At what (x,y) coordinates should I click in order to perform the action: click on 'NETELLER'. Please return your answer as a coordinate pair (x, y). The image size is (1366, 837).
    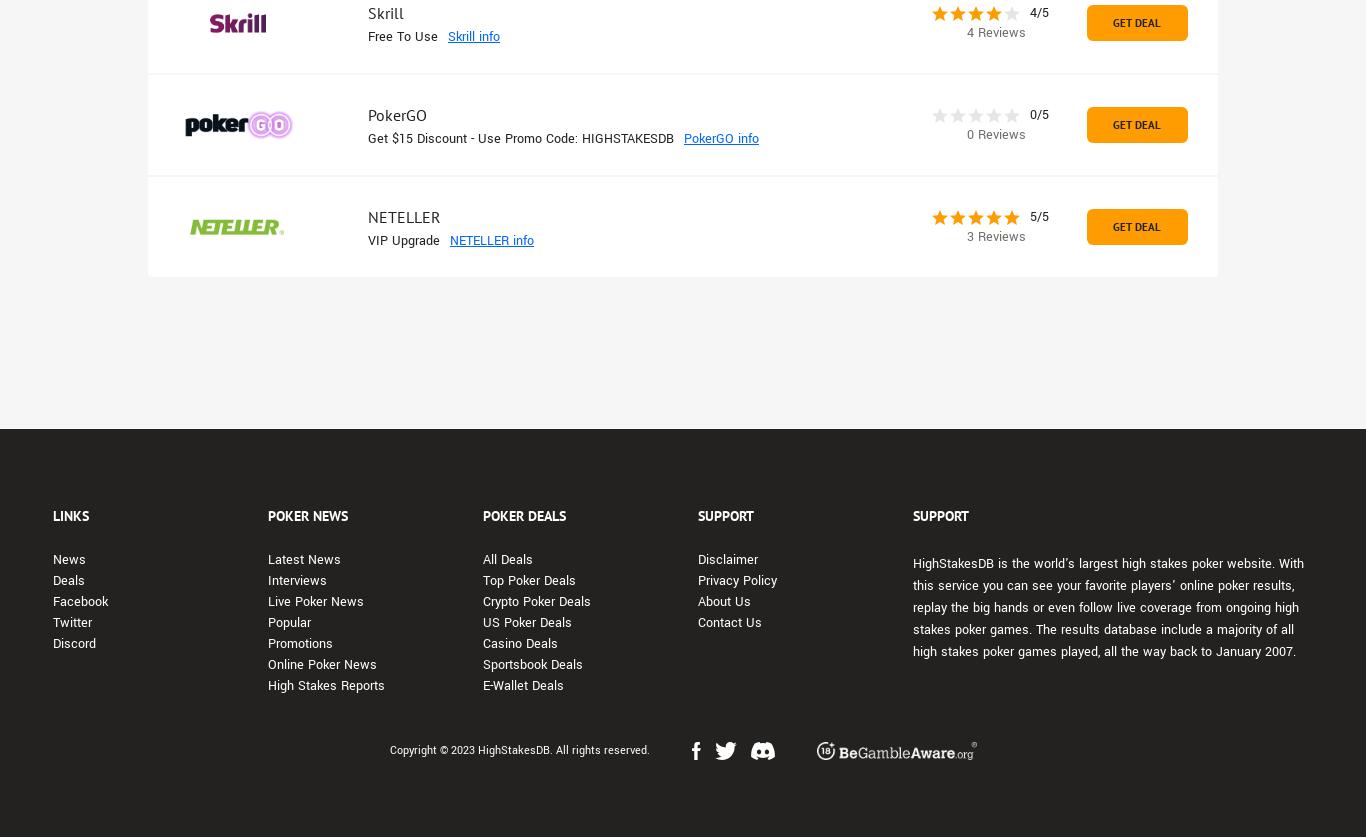
    Looking at the image, I should click on (403, 216).